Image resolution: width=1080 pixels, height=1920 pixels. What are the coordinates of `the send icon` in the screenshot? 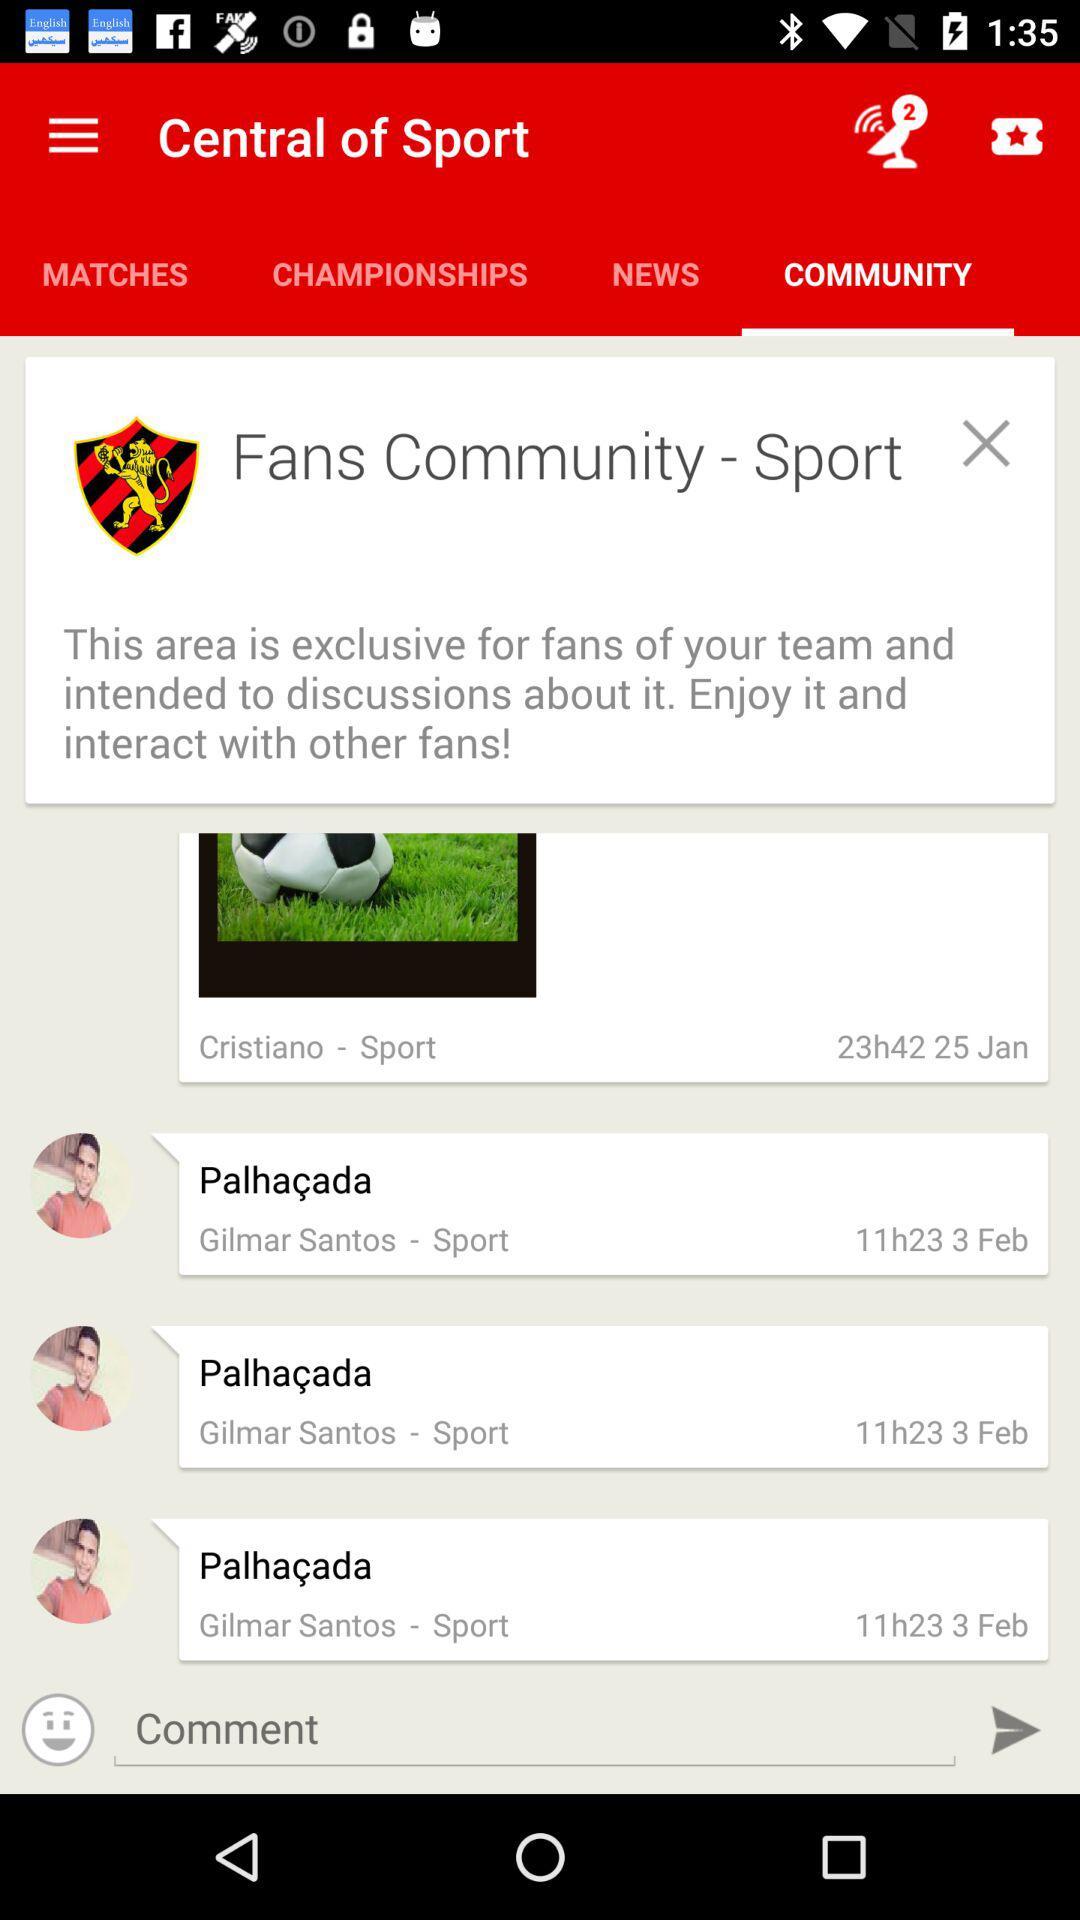 It's located at (1016, 1729).